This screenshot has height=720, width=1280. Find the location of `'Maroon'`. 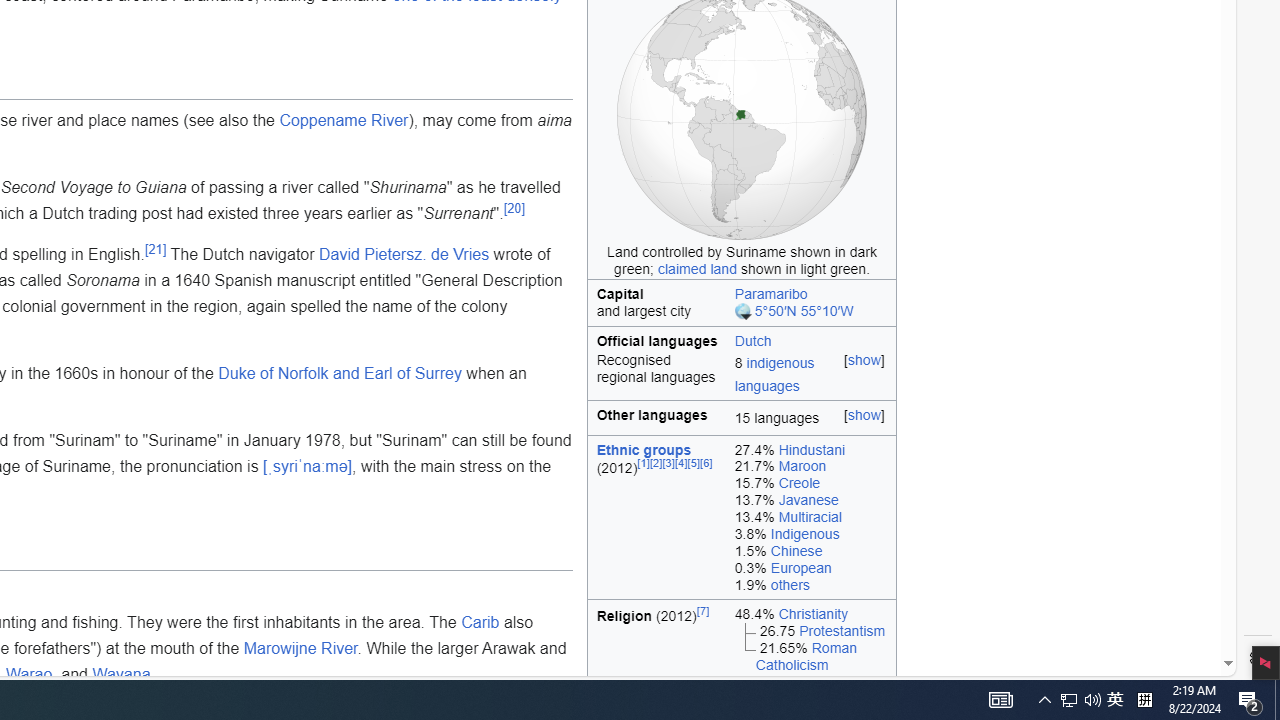

'Maroon' is located at coordinates (802, 466).